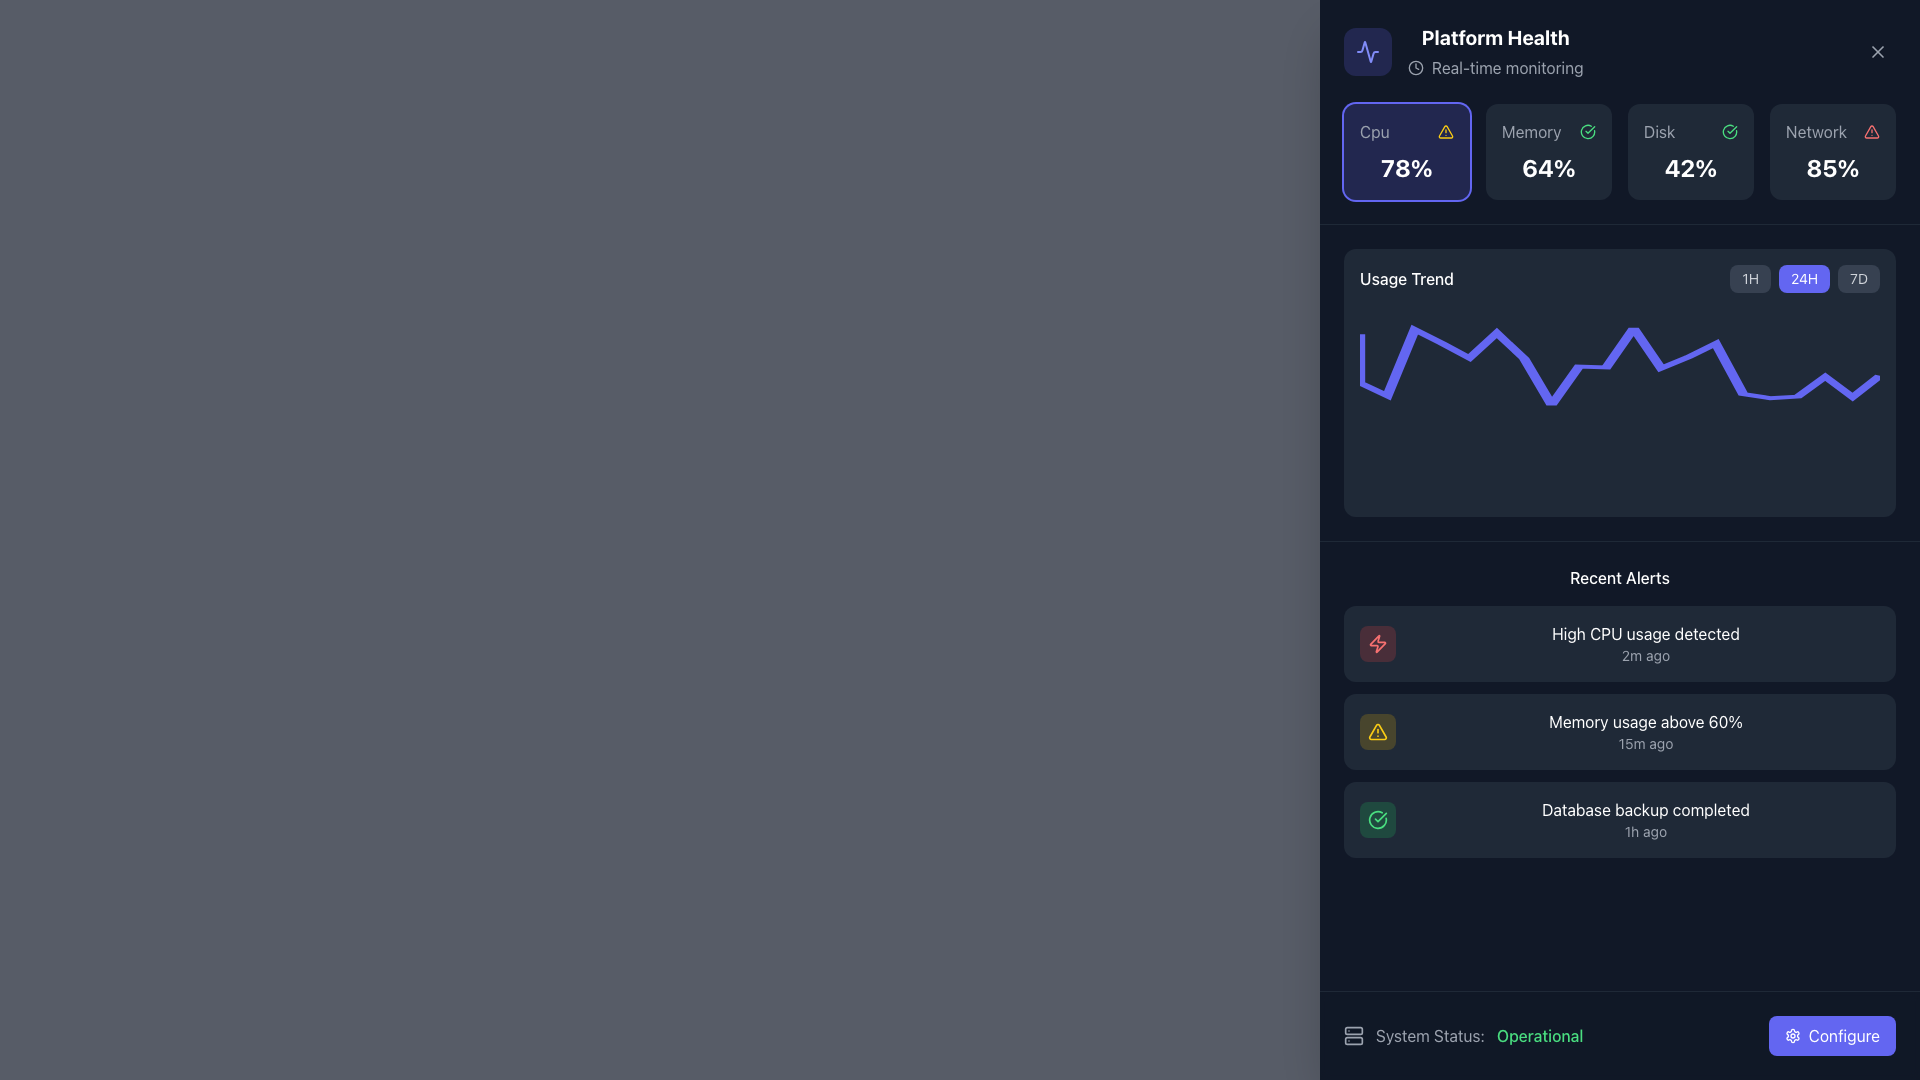  Describe the element at coordinates (1539, 1035) in the screenshot. I see `the Static text label displaying 'Operational' in a green font, located at the bottom-right corner of the interface adjacent to the 'Configure' button` at that location.